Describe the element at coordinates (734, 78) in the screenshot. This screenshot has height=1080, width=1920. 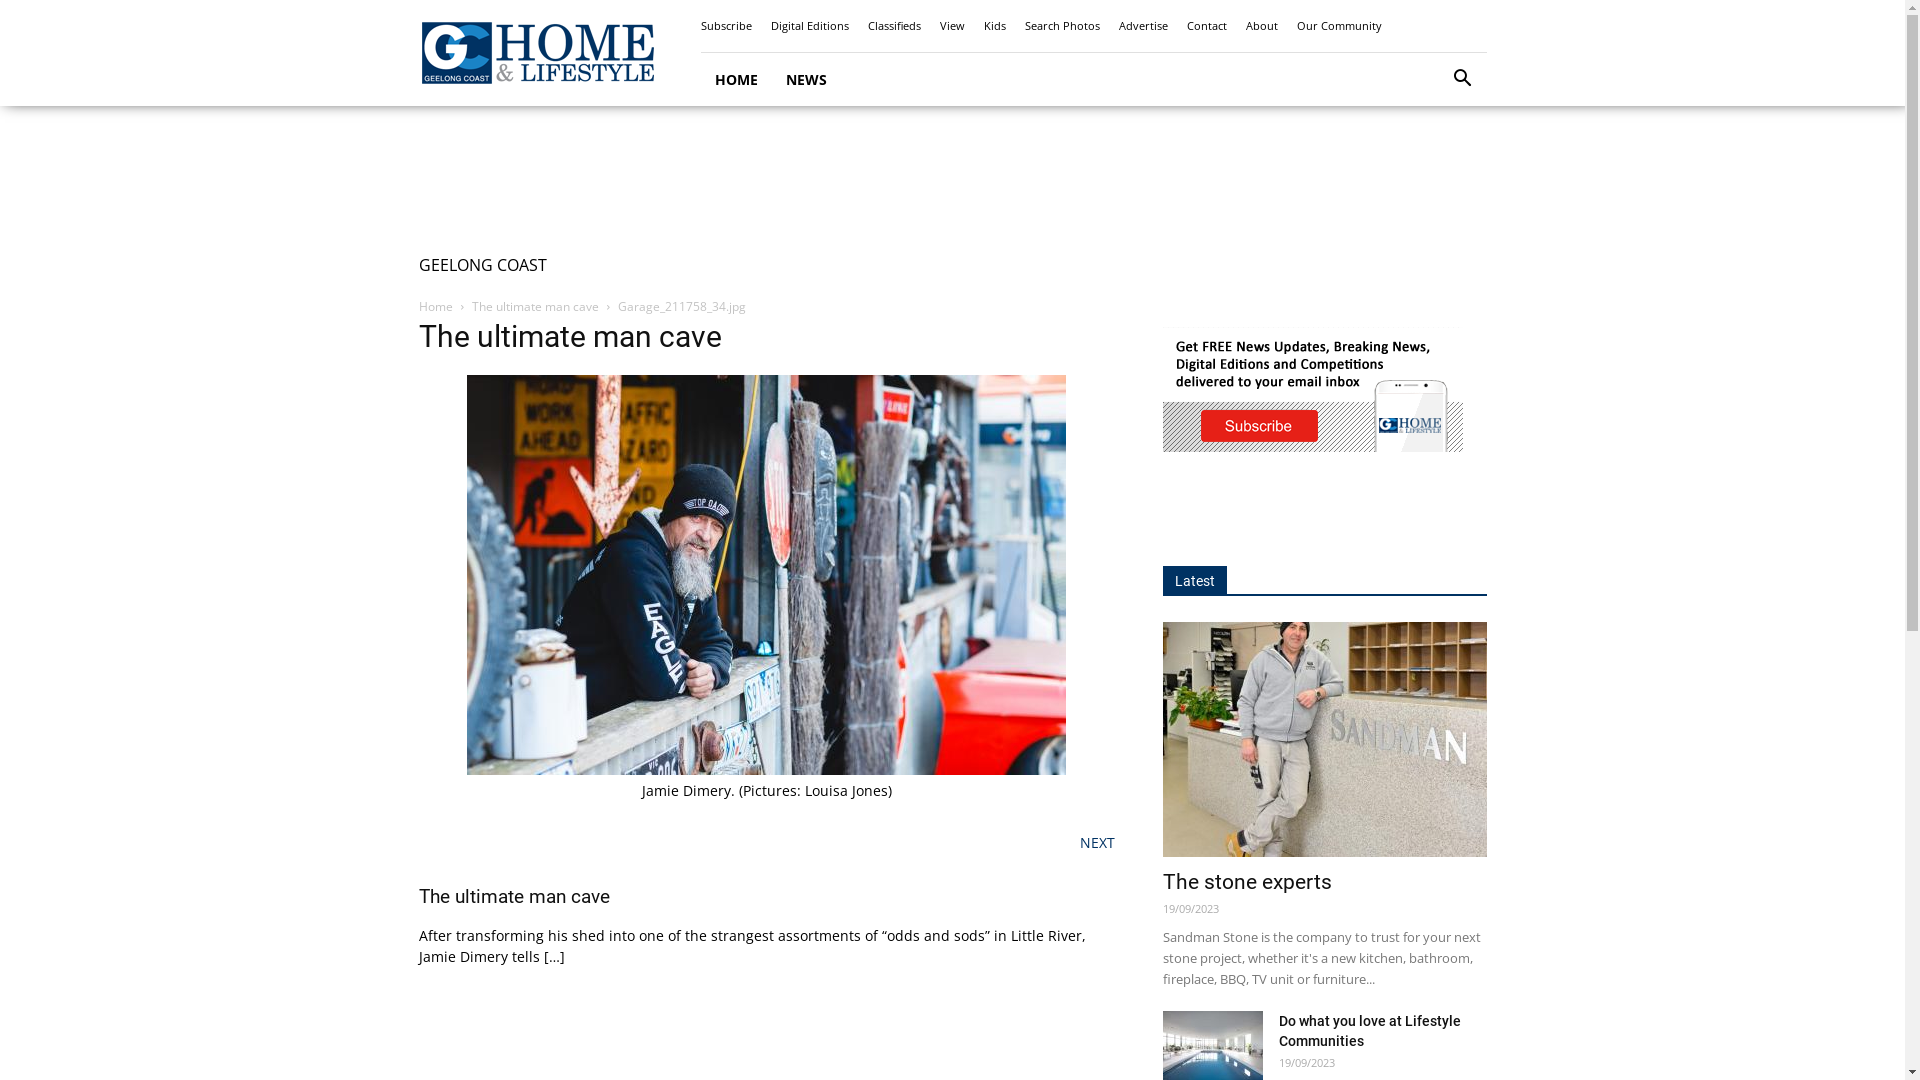
I see `'HOME'` at that location.